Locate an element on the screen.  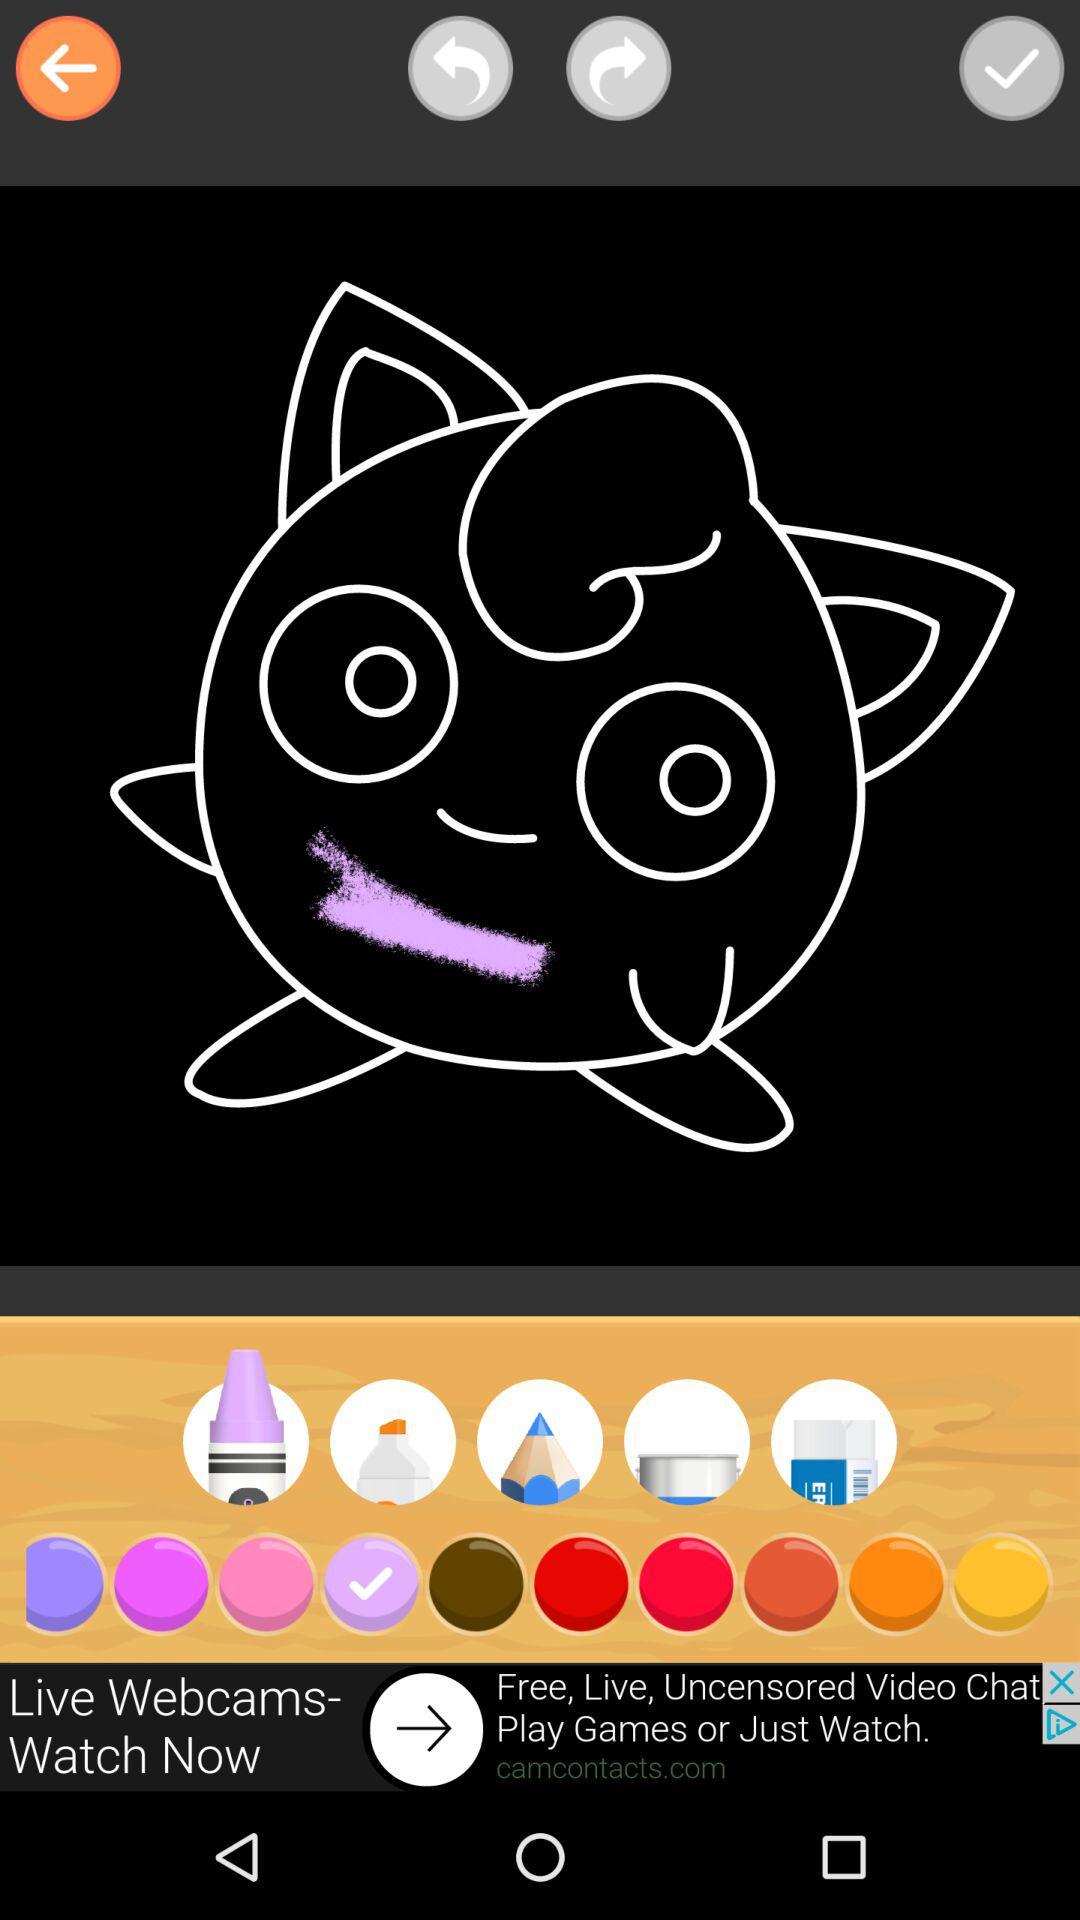
the icon at the top right corner is located at coordinates (1011, 68).